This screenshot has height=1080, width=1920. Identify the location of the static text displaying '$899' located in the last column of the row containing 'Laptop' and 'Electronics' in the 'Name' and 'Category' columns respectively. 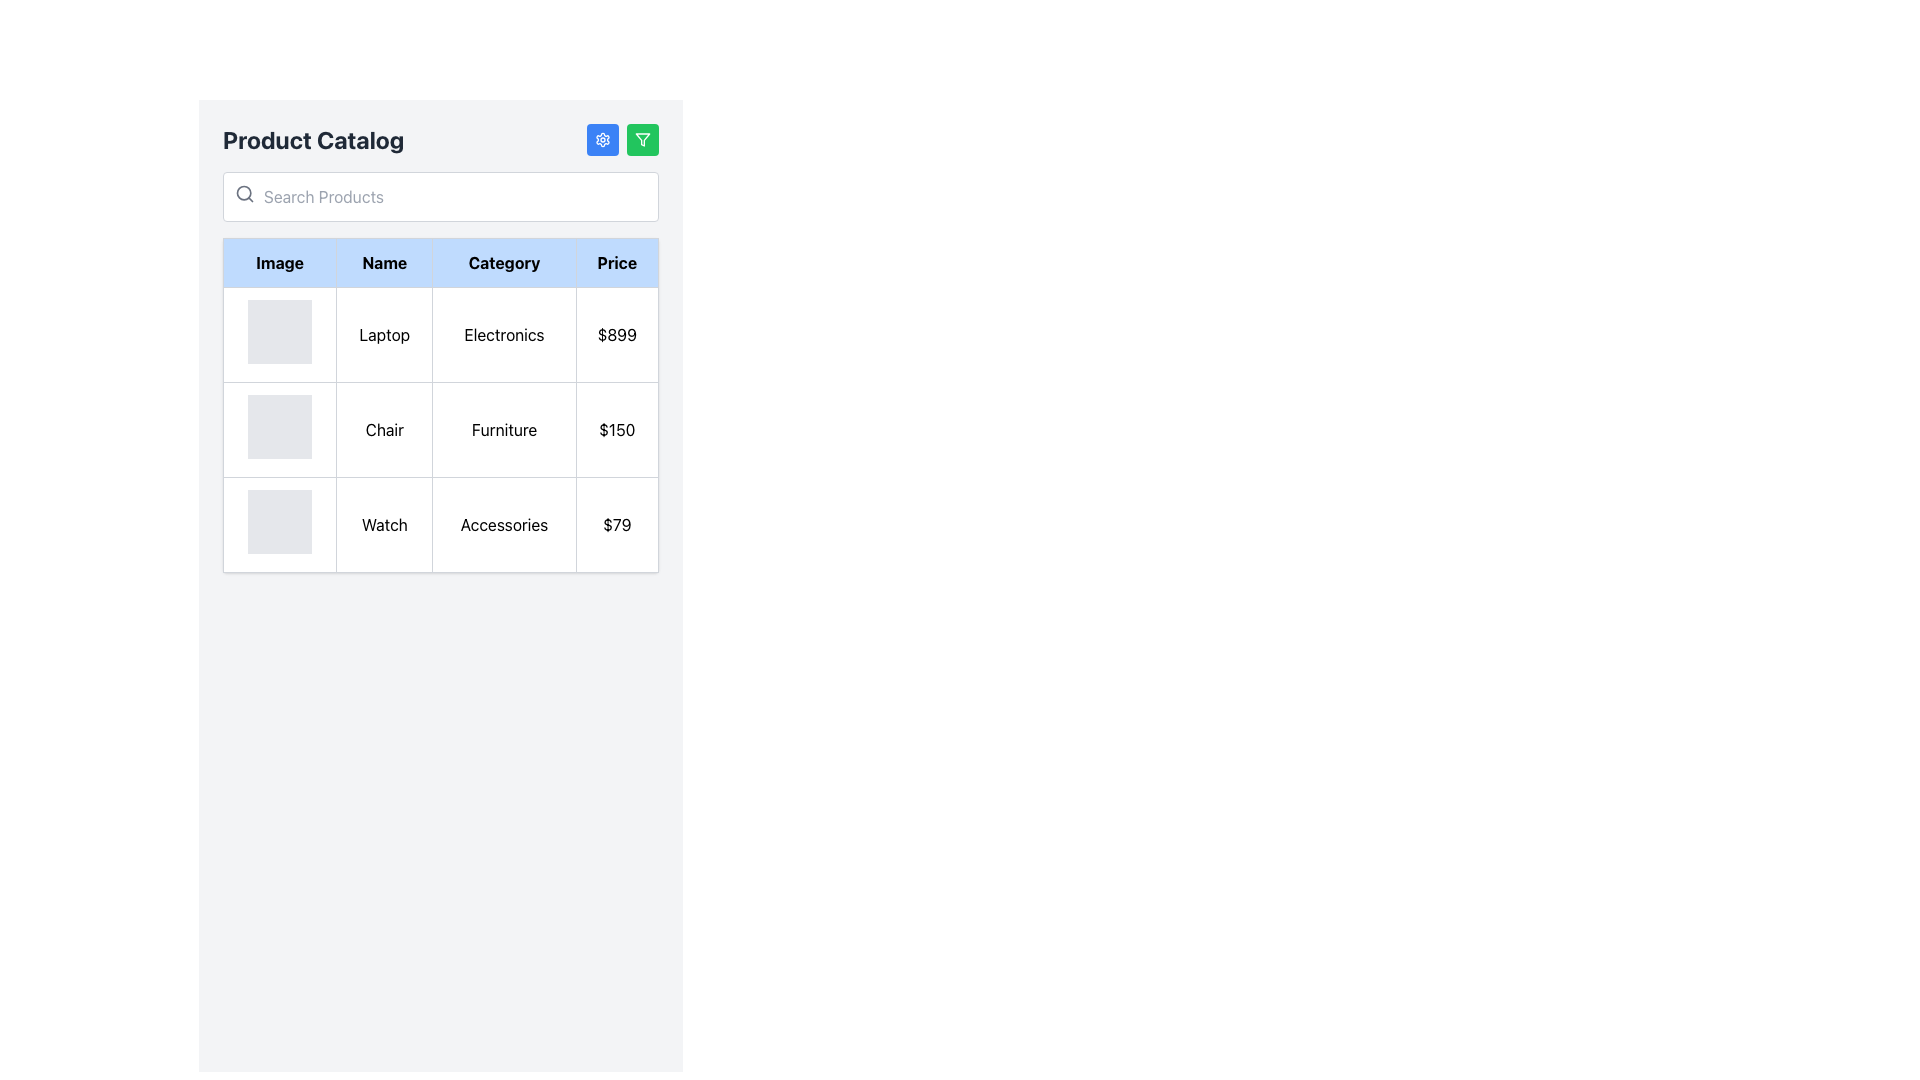
(616, 334).